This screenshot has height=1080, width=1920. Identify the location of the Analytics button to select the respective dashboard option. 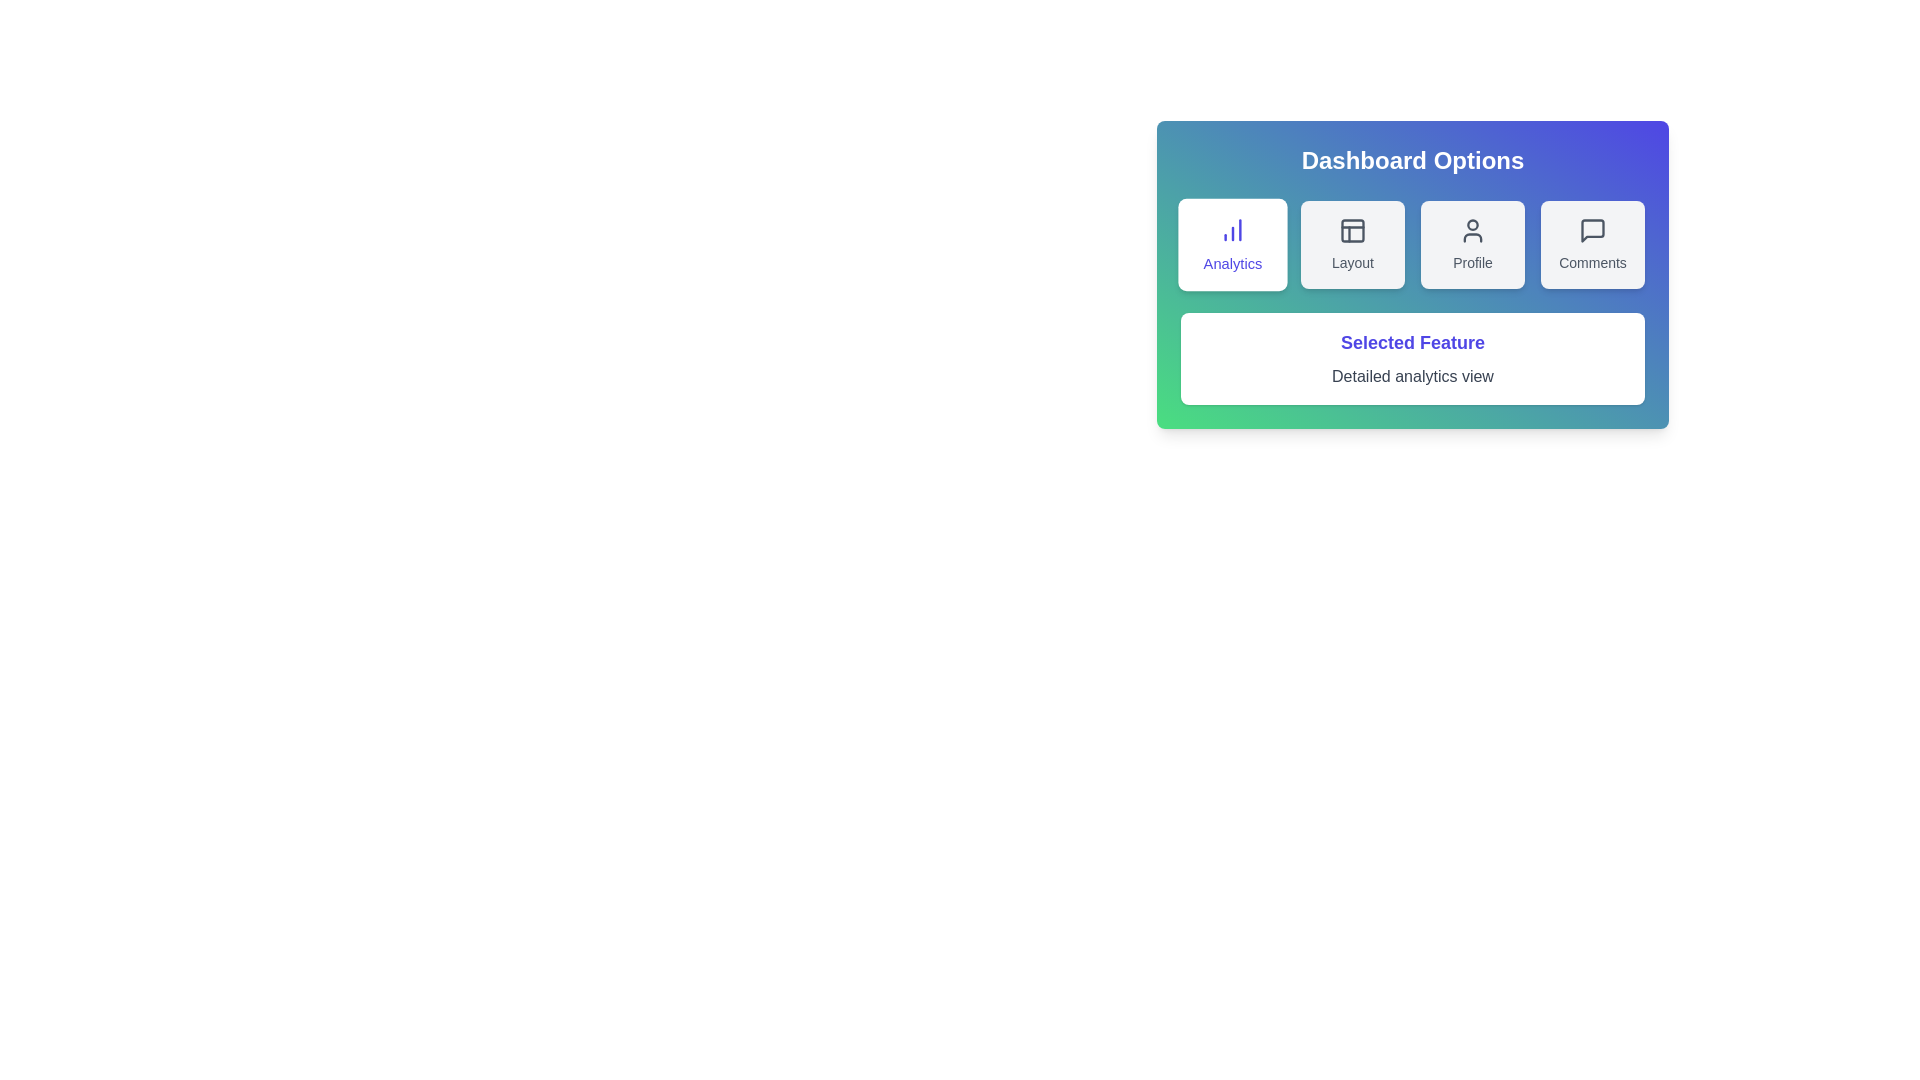
(1232, 244).